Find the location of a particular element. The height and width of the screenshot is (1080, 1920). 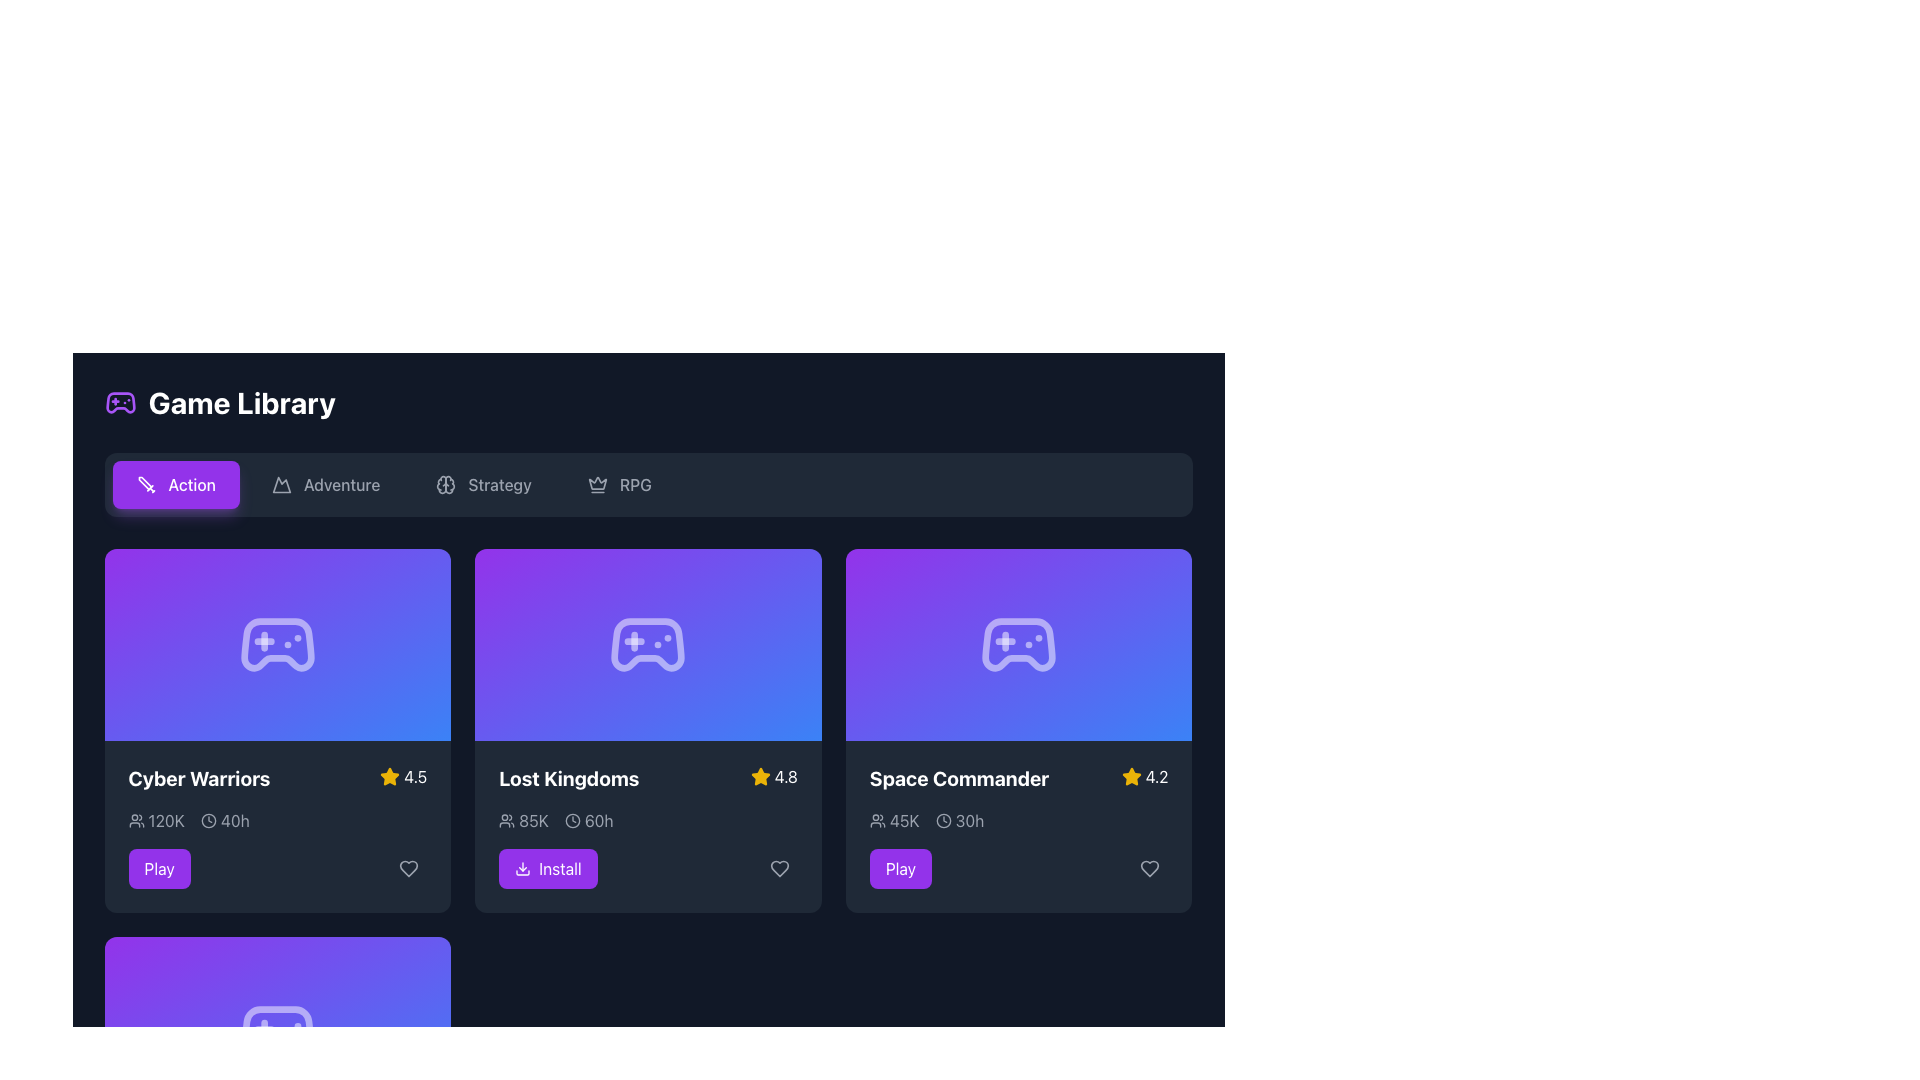

the brain icon located within the 'Strategy' button in the navigation menu at the top of the interface is located at coordinates (445, 485).